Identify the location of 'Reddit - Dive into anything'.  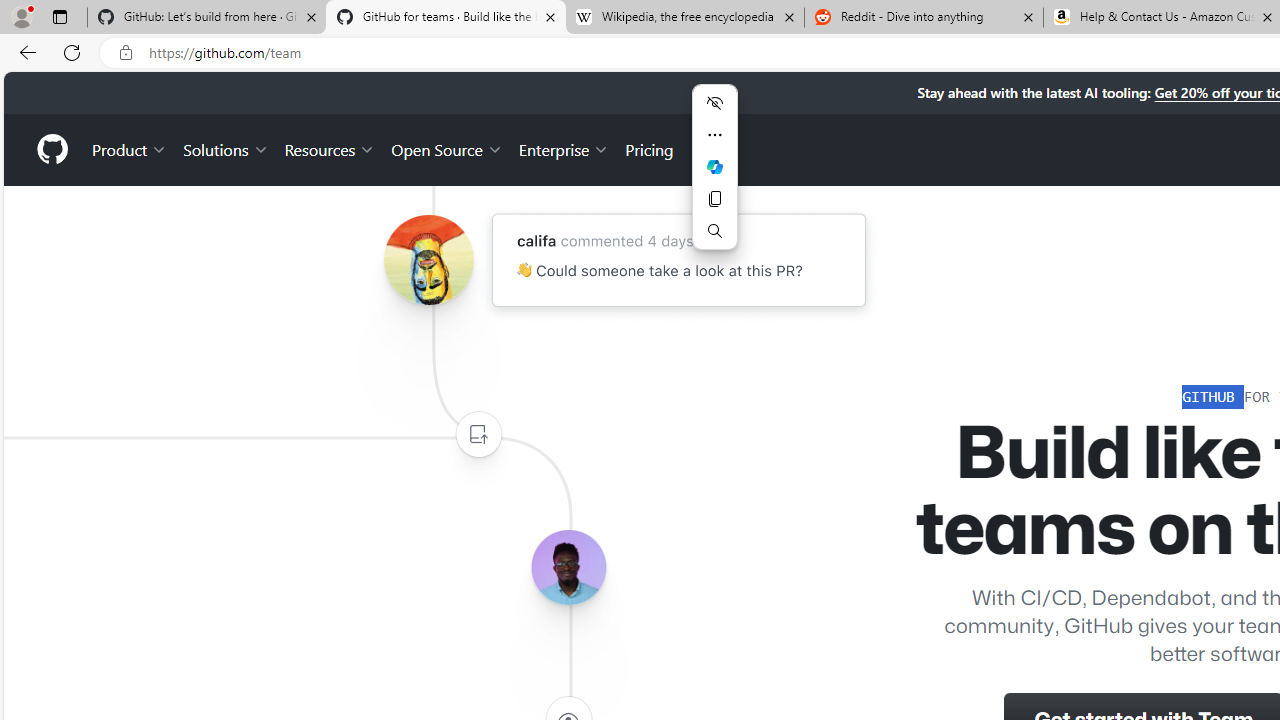
(923, 17).